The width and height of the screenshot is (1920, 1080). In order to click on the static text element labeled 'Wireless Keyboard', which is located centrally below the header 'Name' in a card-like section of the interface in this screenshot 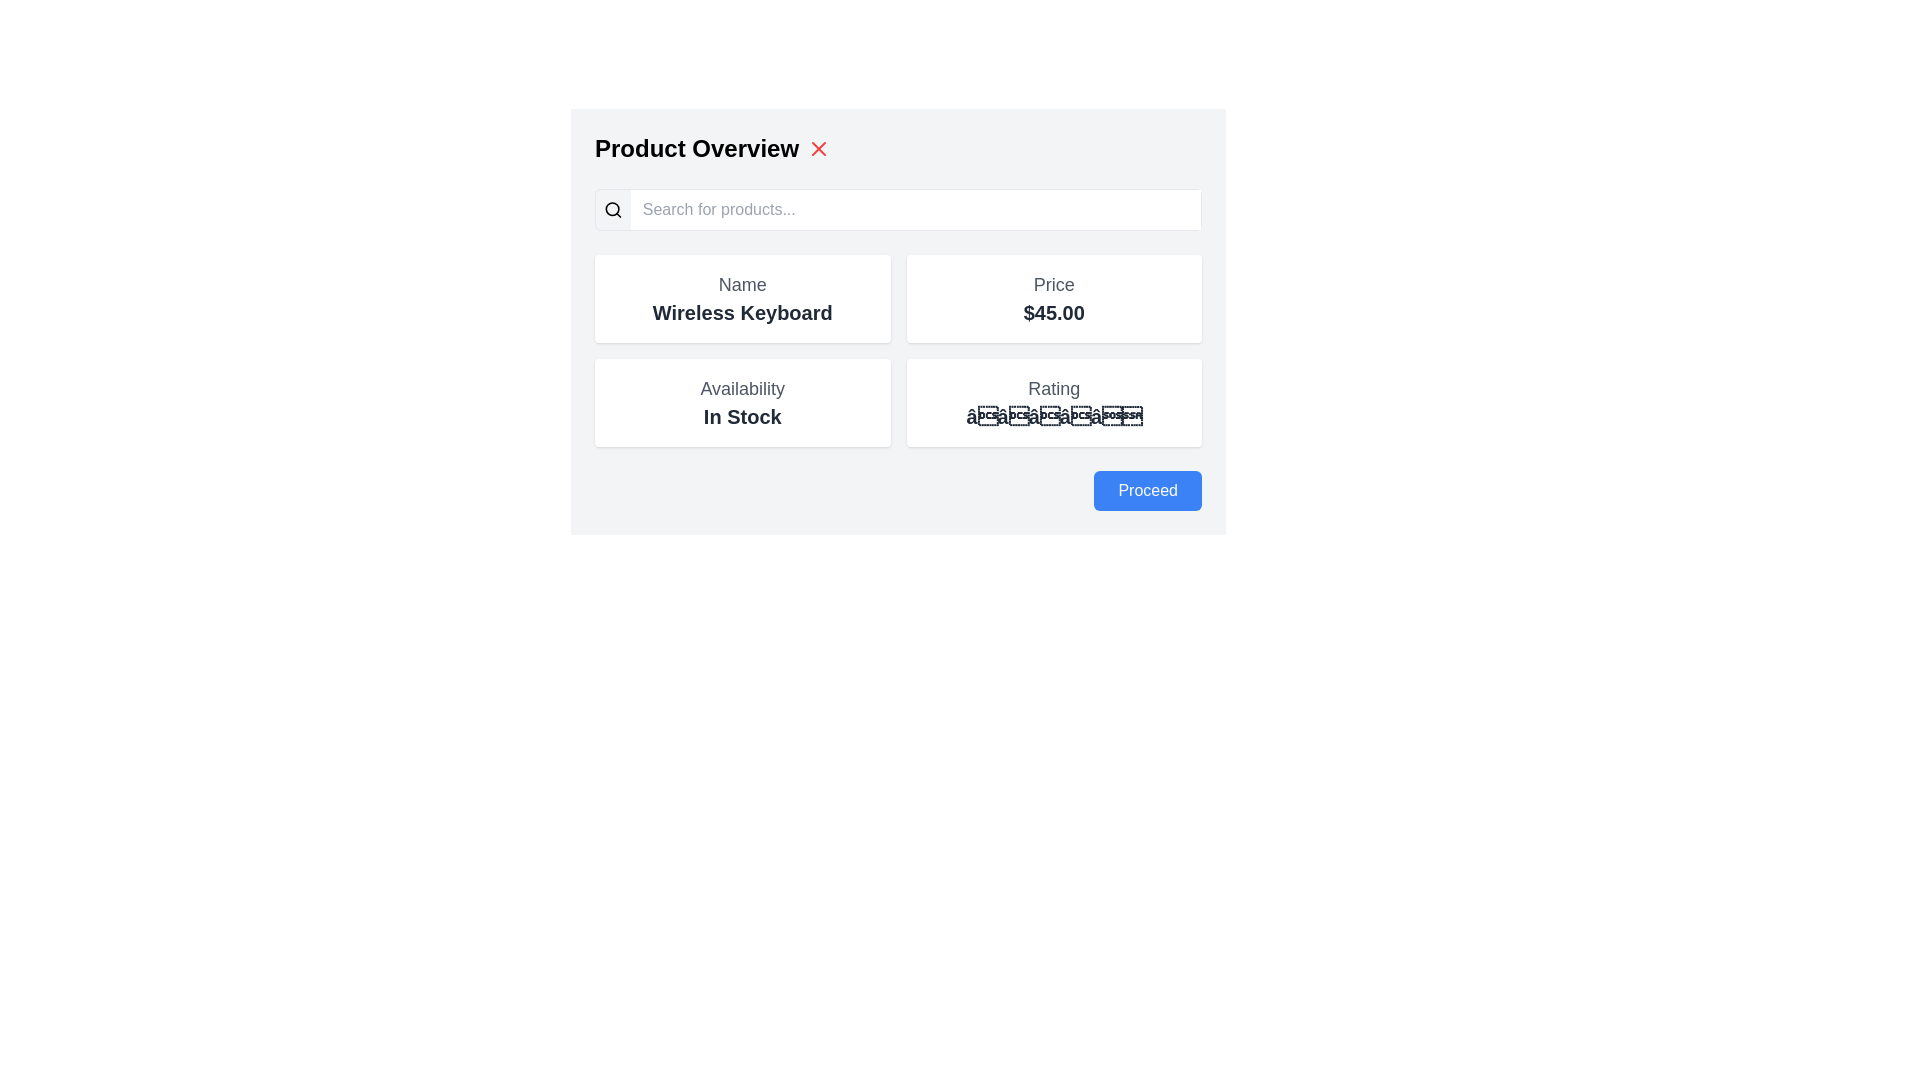, I will do `click(741, 312)`.